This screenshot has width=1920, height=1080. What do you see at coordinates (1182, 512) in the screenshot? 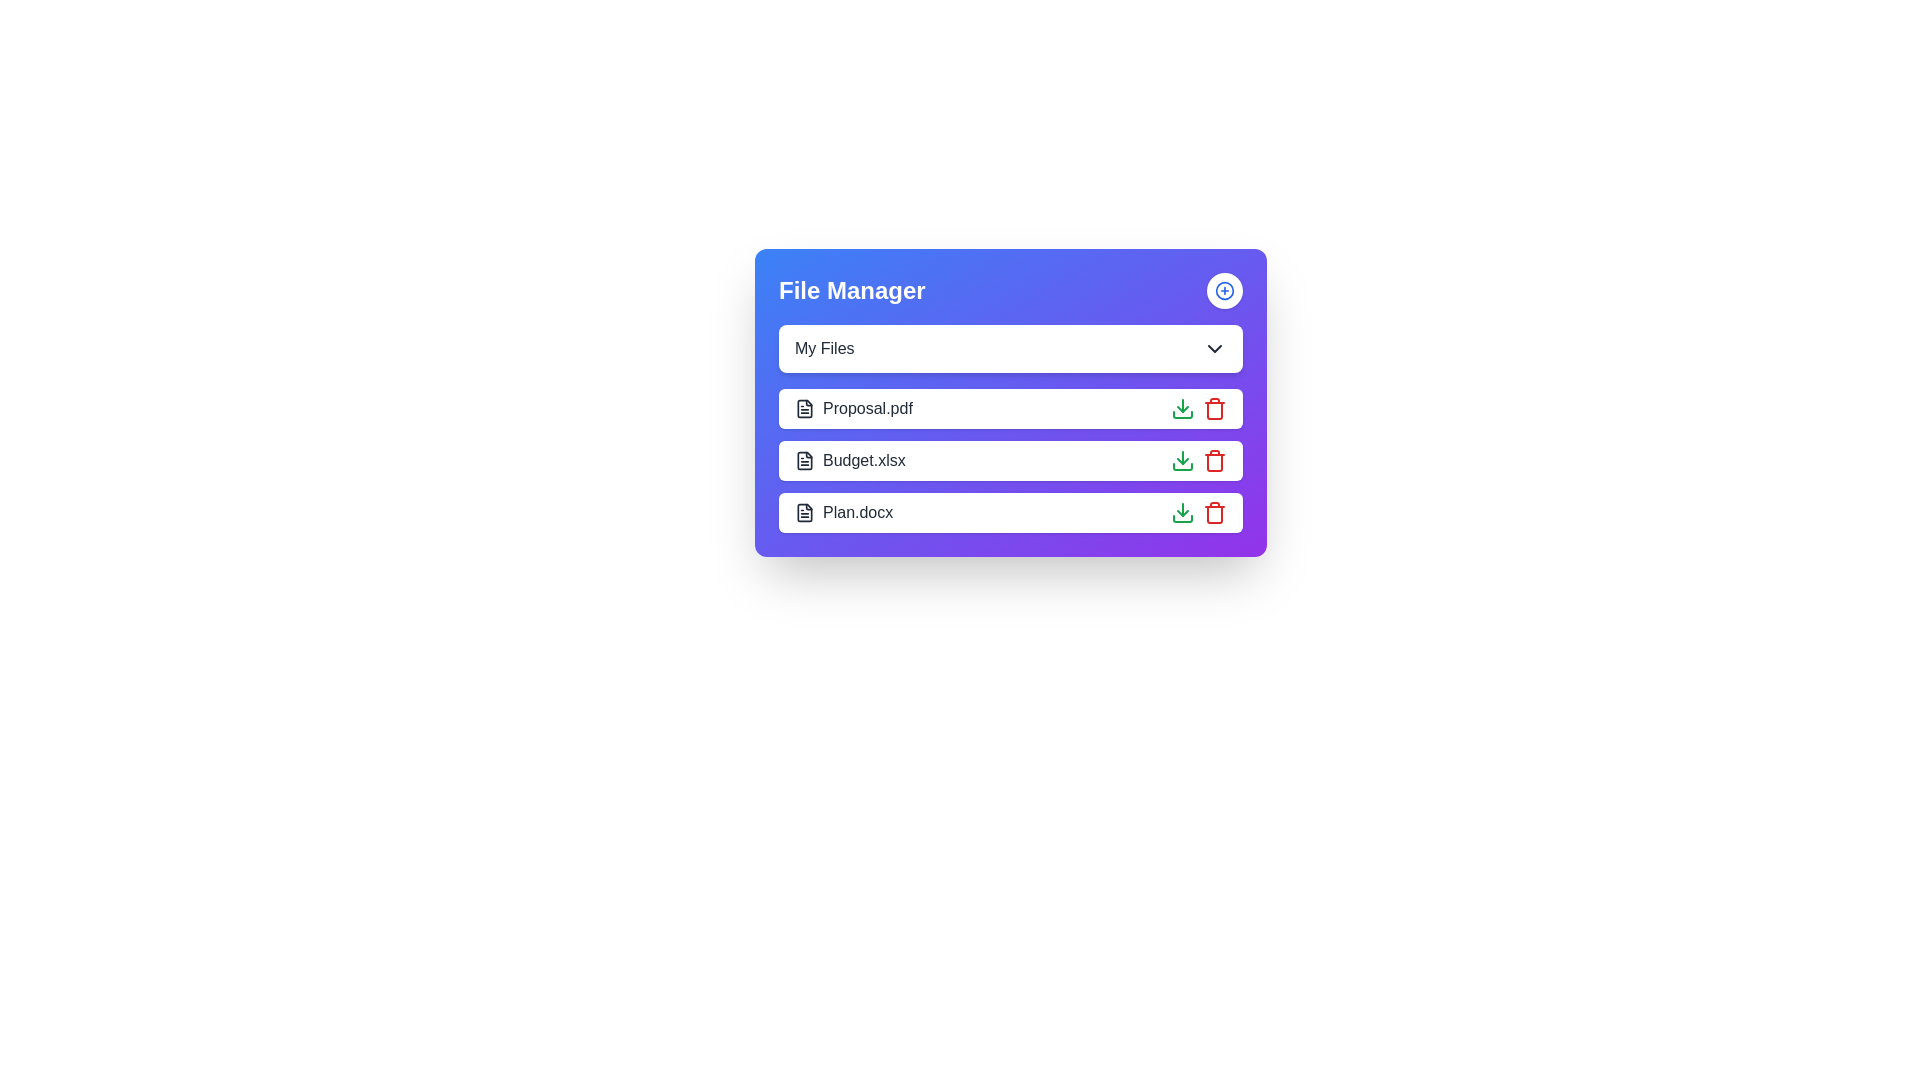
I see `the green downward-facing arrow icon button that represents a download action, located in the file management panel, next to 'Plan.docx'` at bounding box center [1182, 512].